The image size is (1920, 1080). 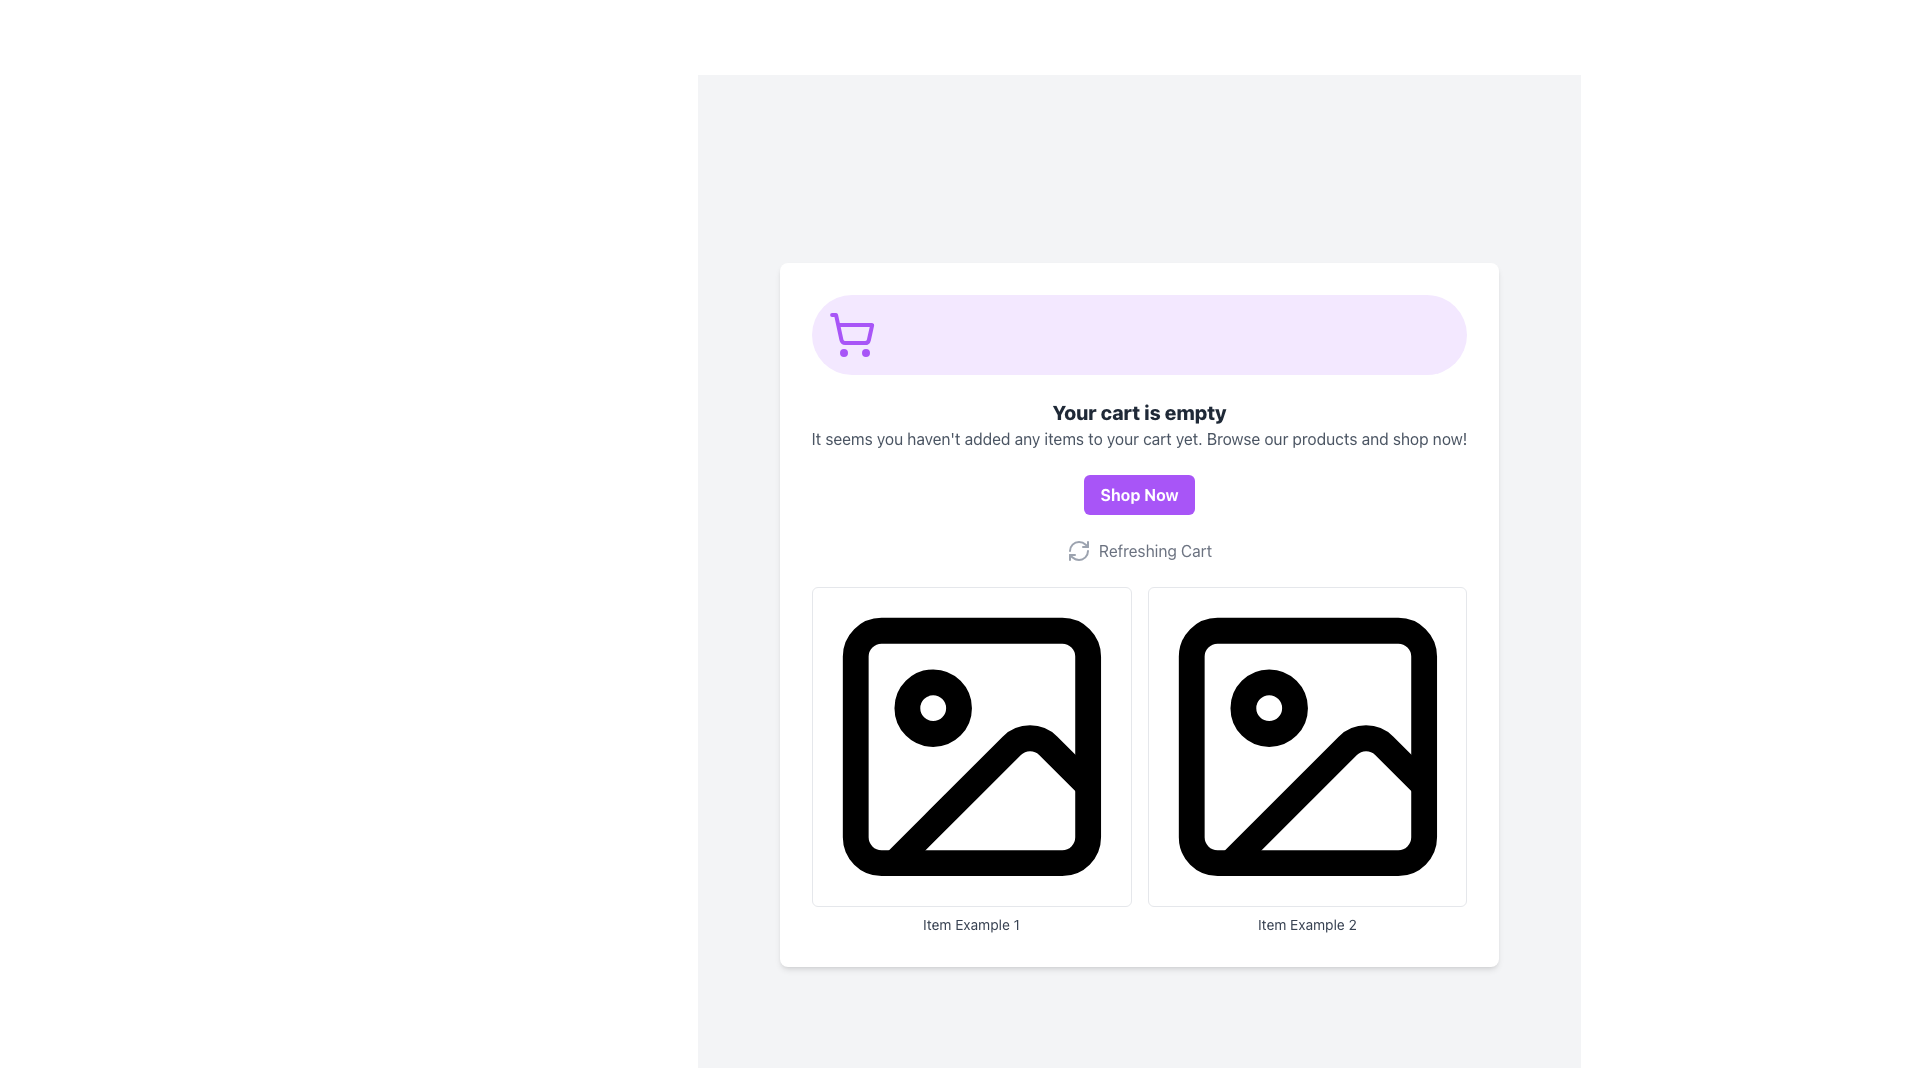 I want to click on message displayed at the top of the main content section, indicating that the shopping cart is empty, so click(x=1139, y=412).